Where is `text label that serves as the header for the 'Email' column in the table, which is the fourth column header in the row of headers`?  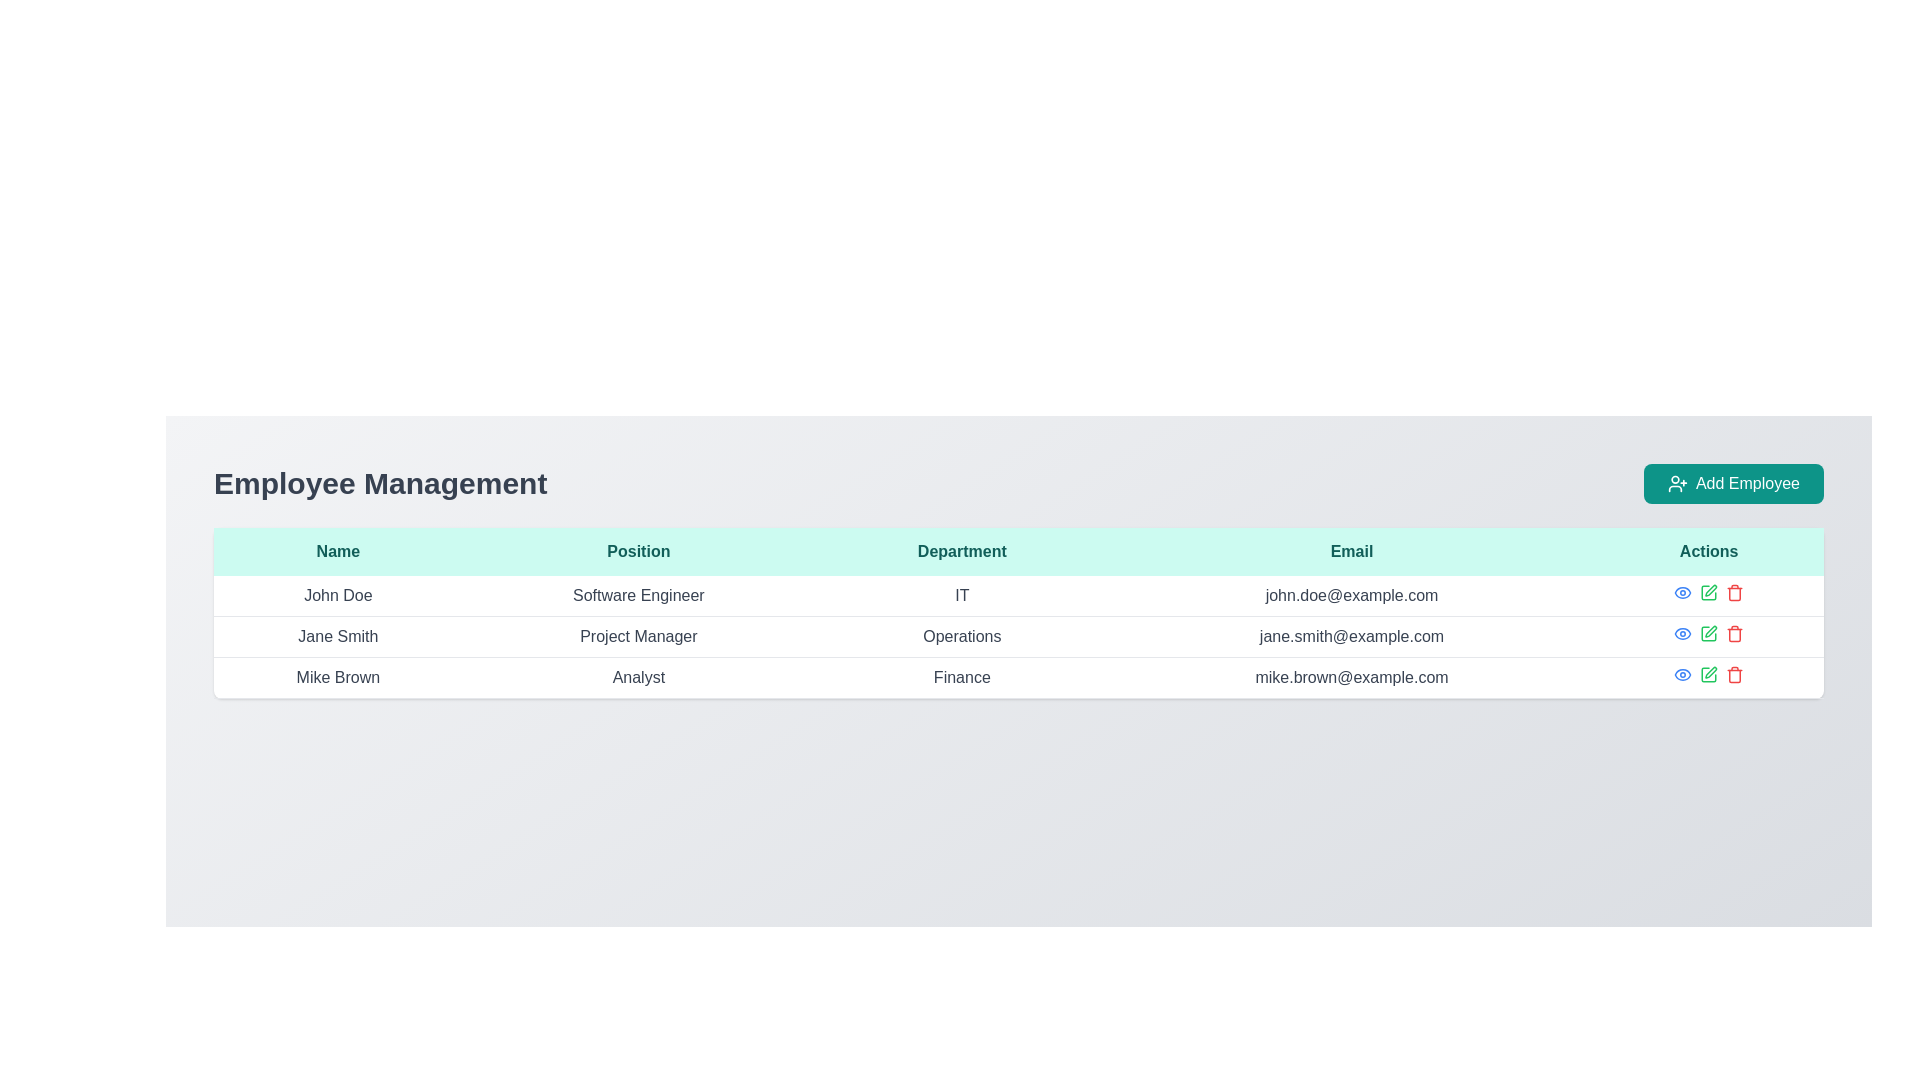 text label that serves as the header for the 'Email' column in the table, which is the fourth column header in the row of headers is located at coordinates (1352, 551).